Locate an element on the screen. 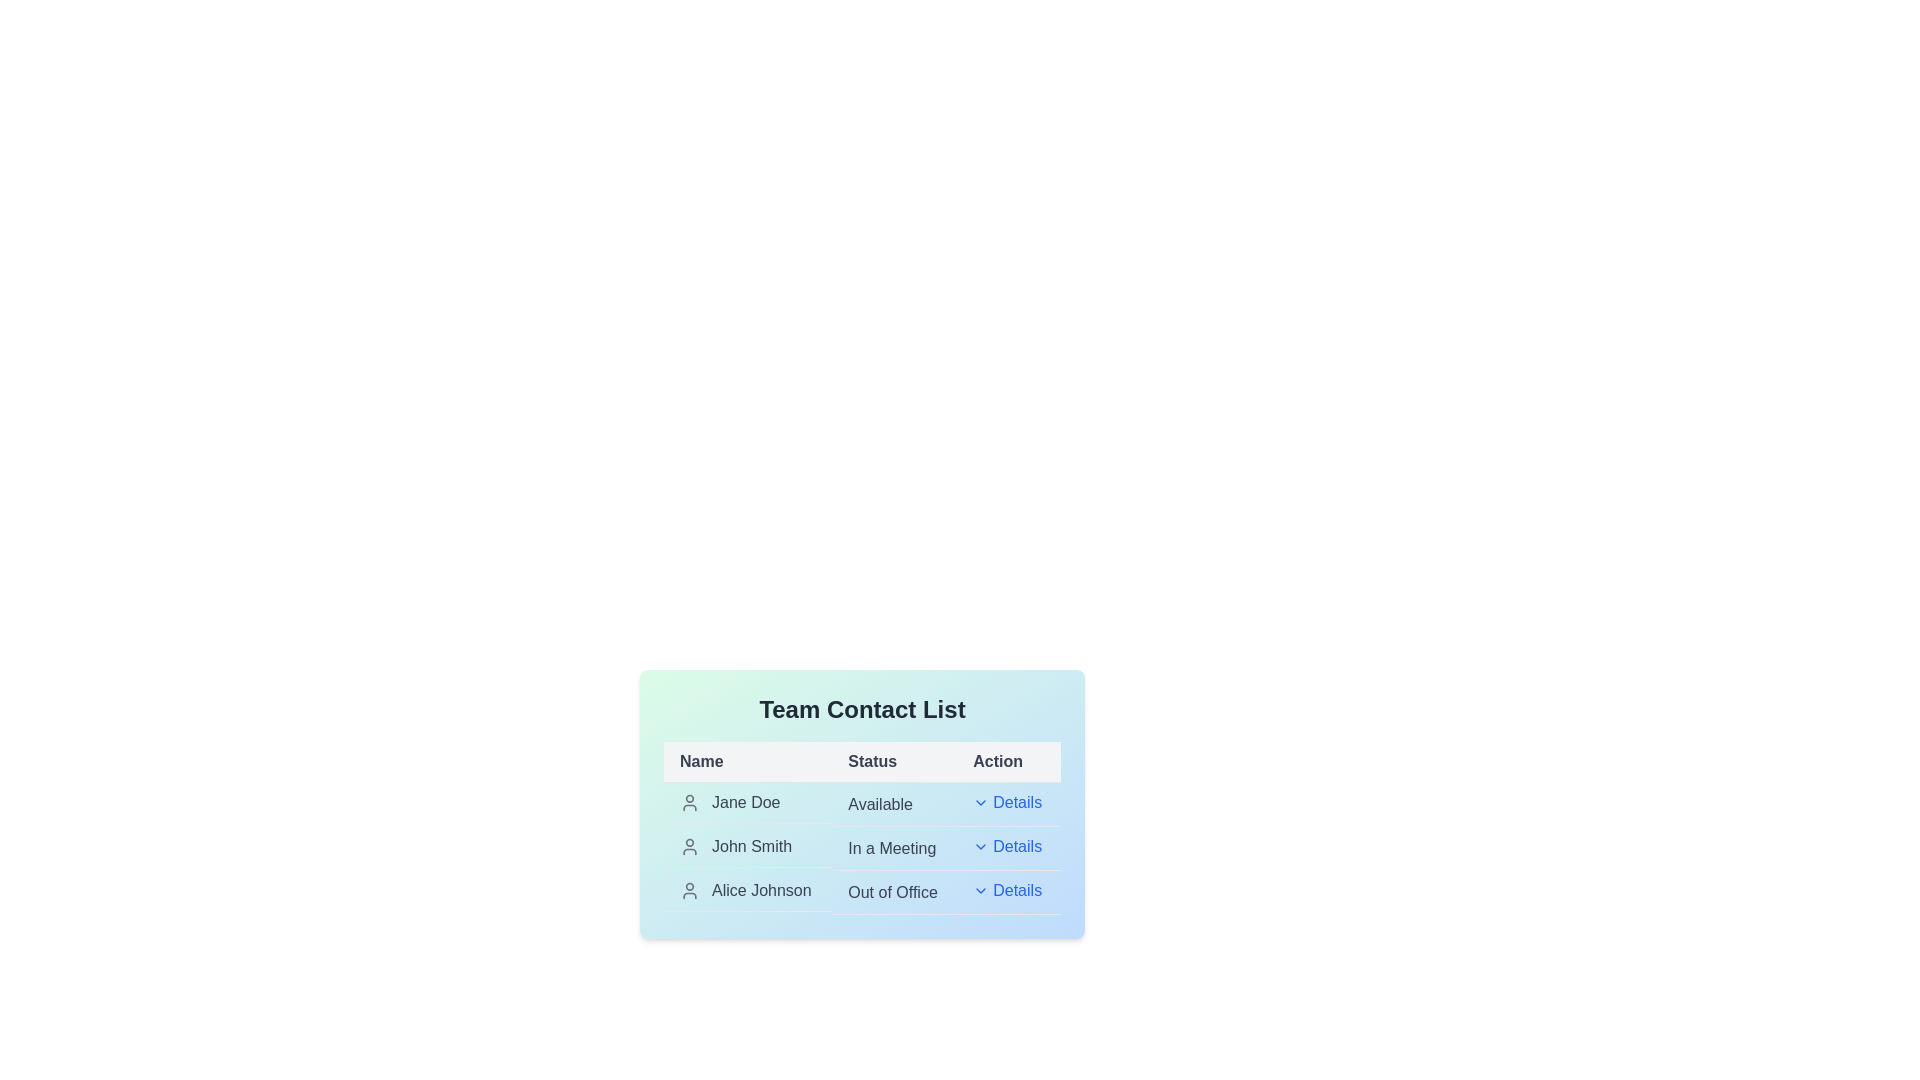  the contact name corresponding to Jane Doe is located at coordinates (747, 801).